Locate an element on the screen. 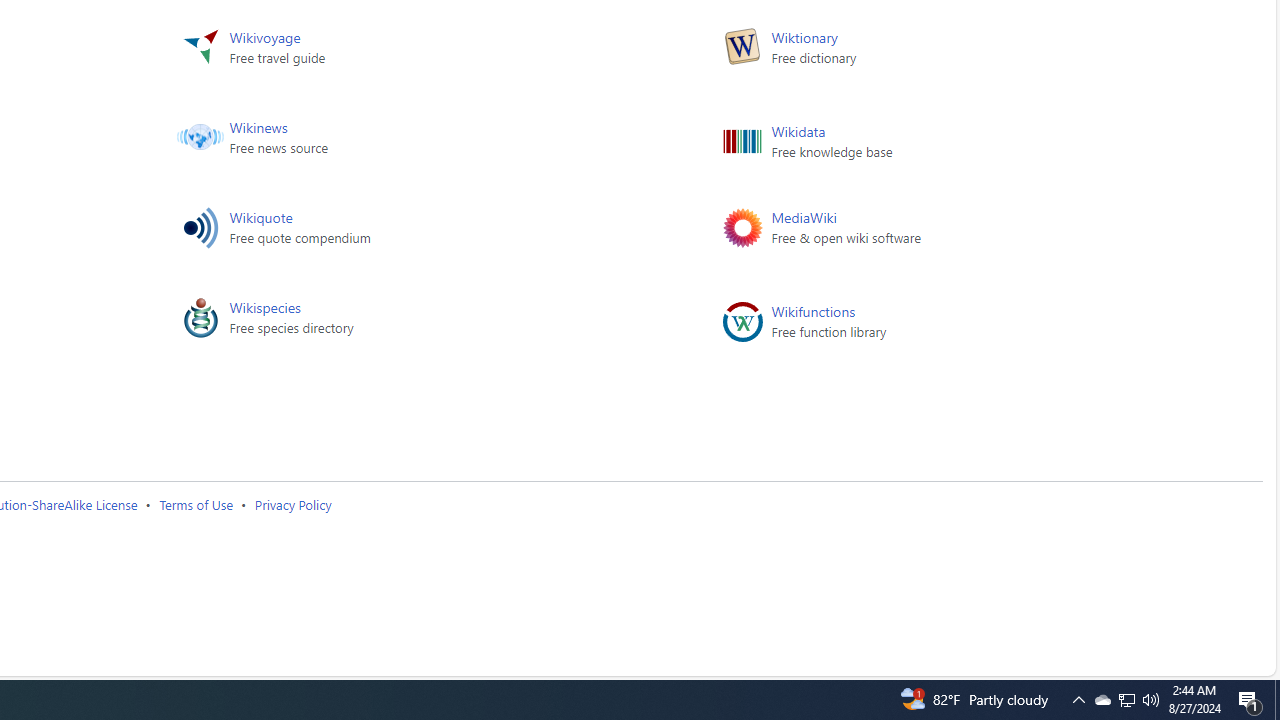 The height and width of the screenshot is (720, 1280). 'Privacy Policy' is located at coordinates (291, 502).